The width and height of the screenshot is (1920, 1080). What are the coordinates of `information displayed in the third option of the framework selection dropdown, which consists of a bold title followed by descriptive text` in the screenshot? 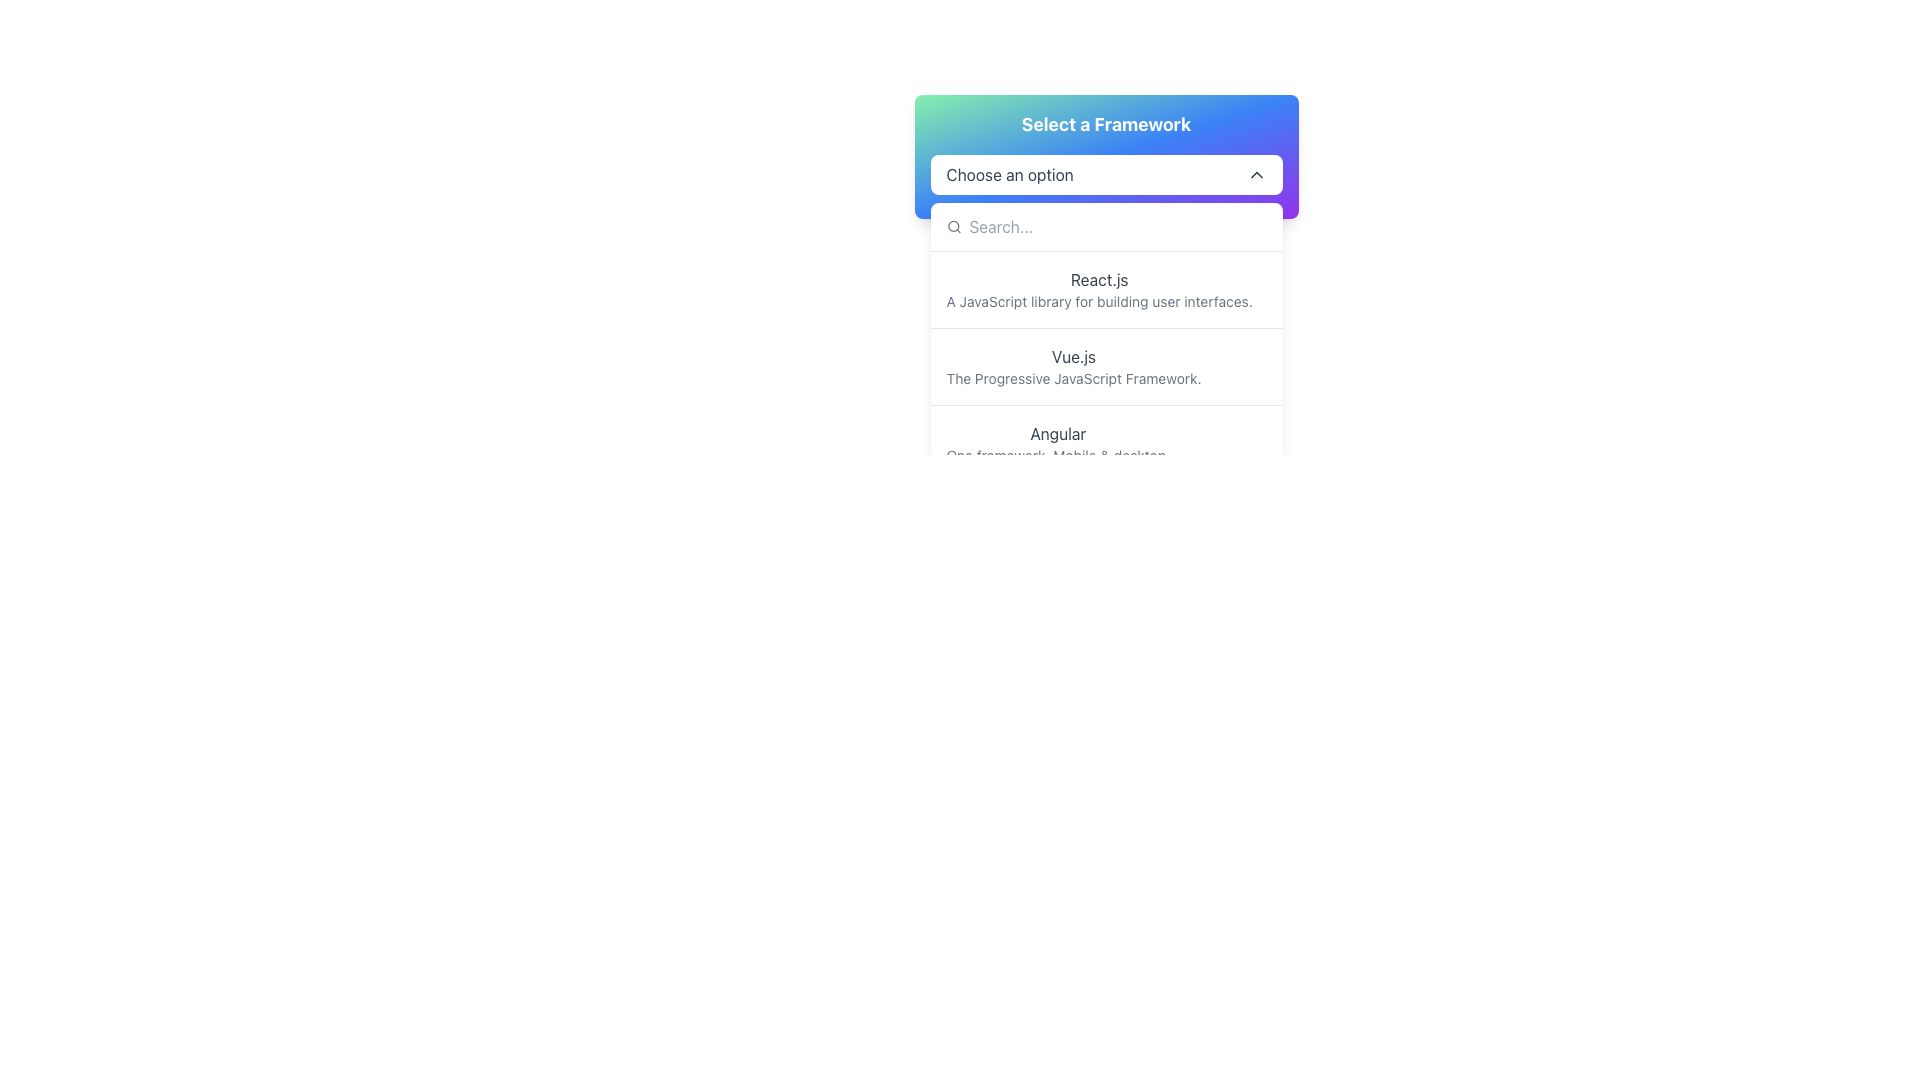 It's located at (1057, 442).